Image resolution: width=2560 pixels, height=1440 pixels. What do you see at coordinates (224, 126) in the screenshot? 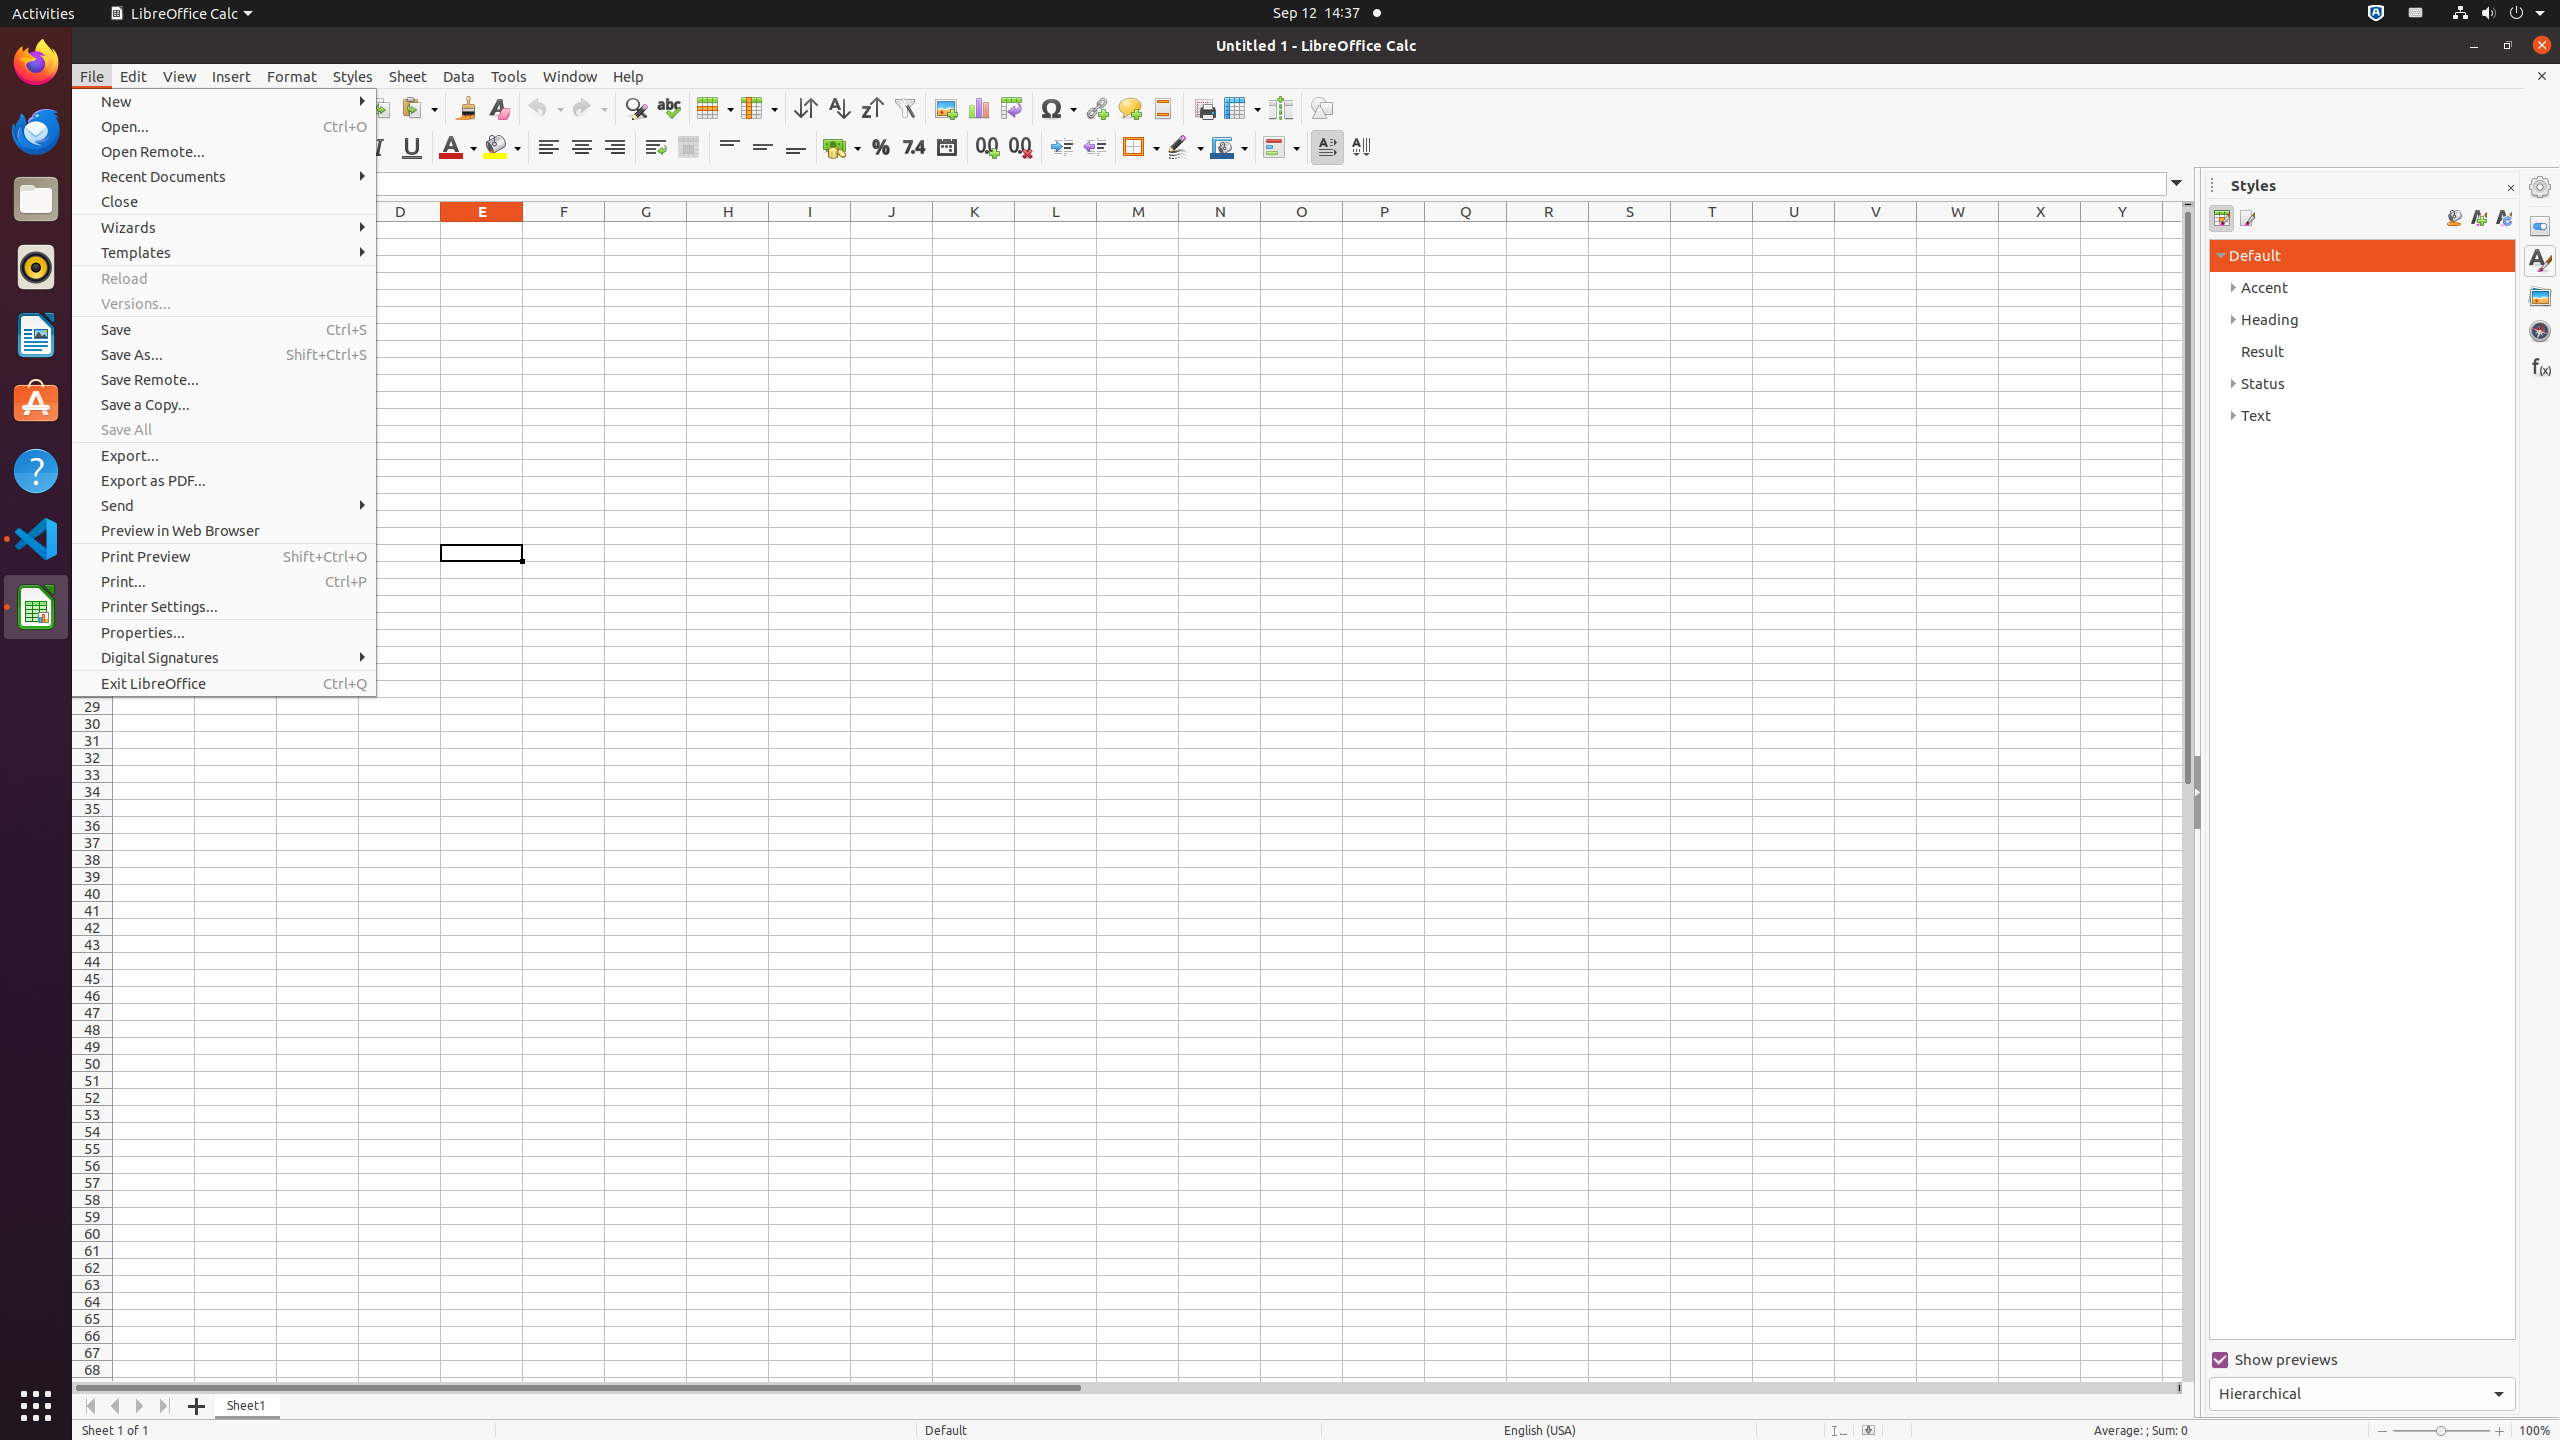
I see `'Open...'` at bounding box center [224, 126].